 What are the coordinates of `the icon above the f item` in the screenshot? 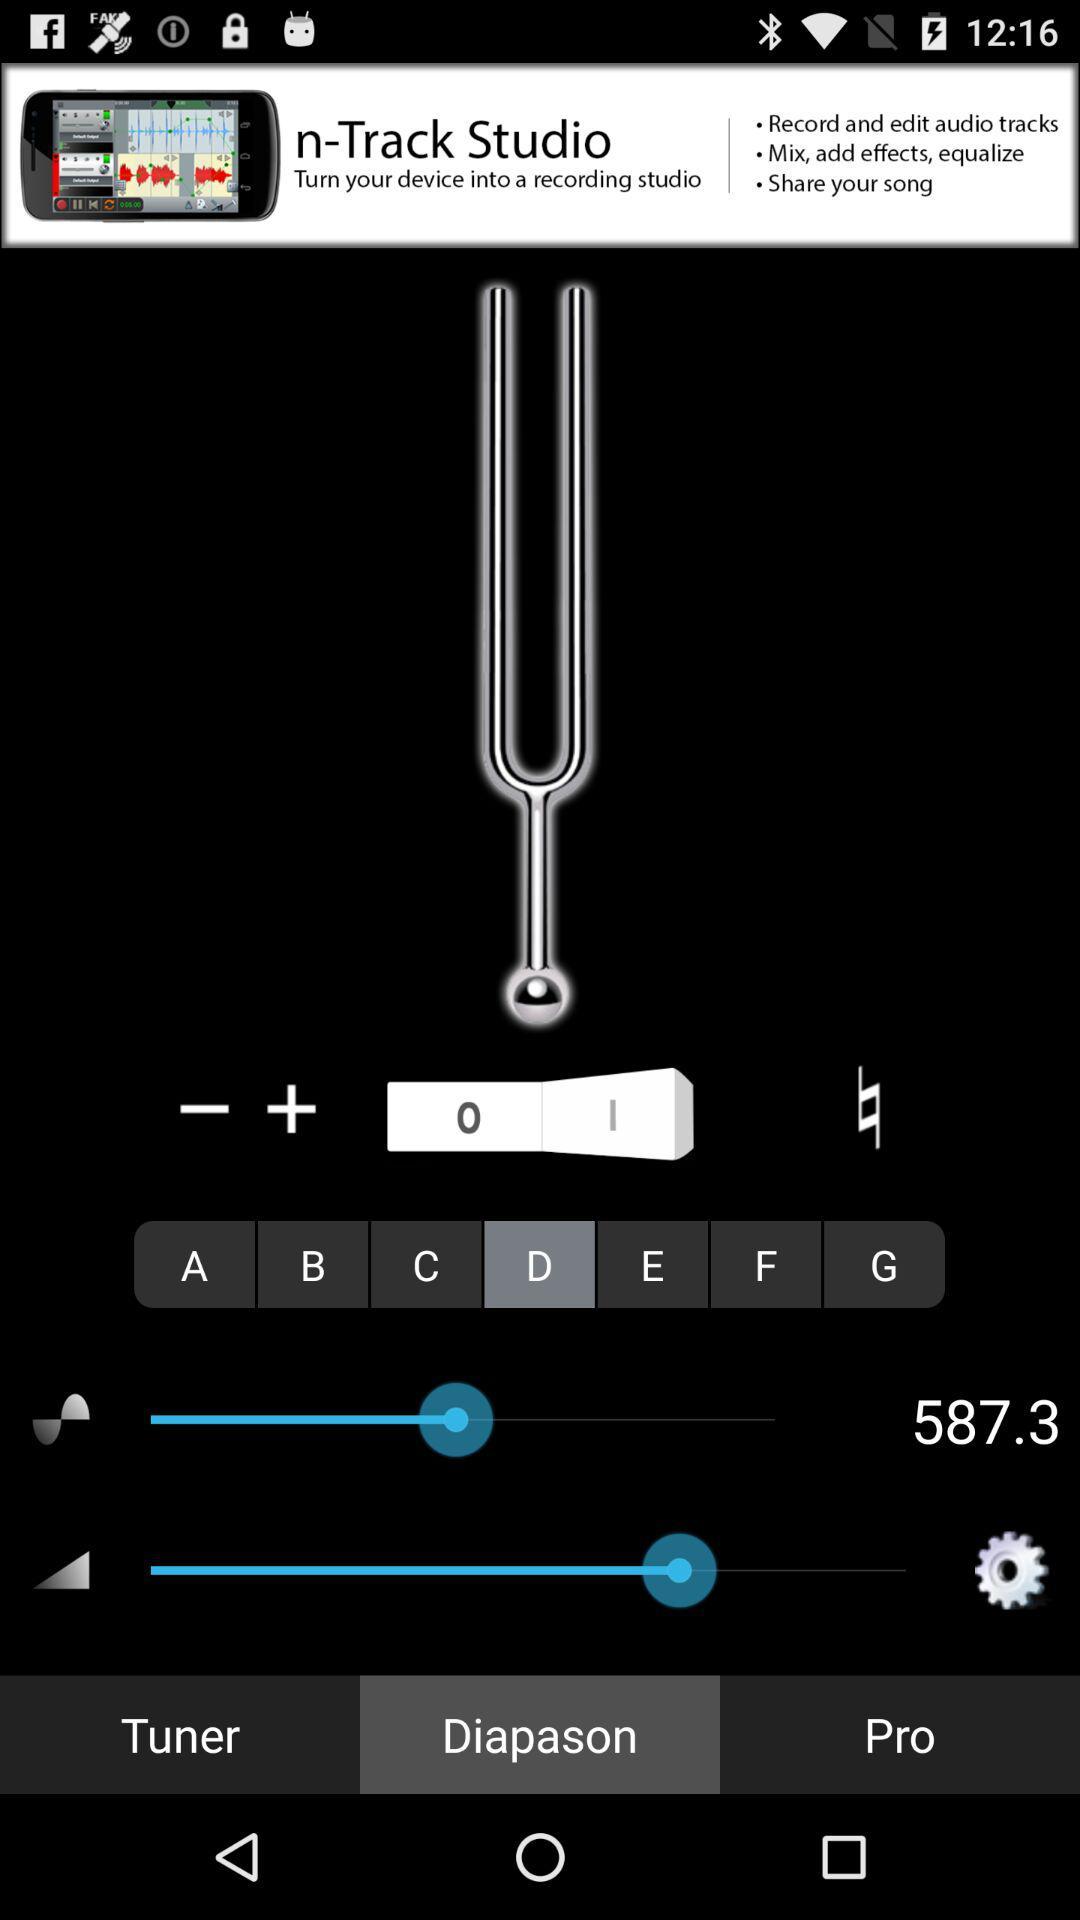 It's located at (867, 1107).